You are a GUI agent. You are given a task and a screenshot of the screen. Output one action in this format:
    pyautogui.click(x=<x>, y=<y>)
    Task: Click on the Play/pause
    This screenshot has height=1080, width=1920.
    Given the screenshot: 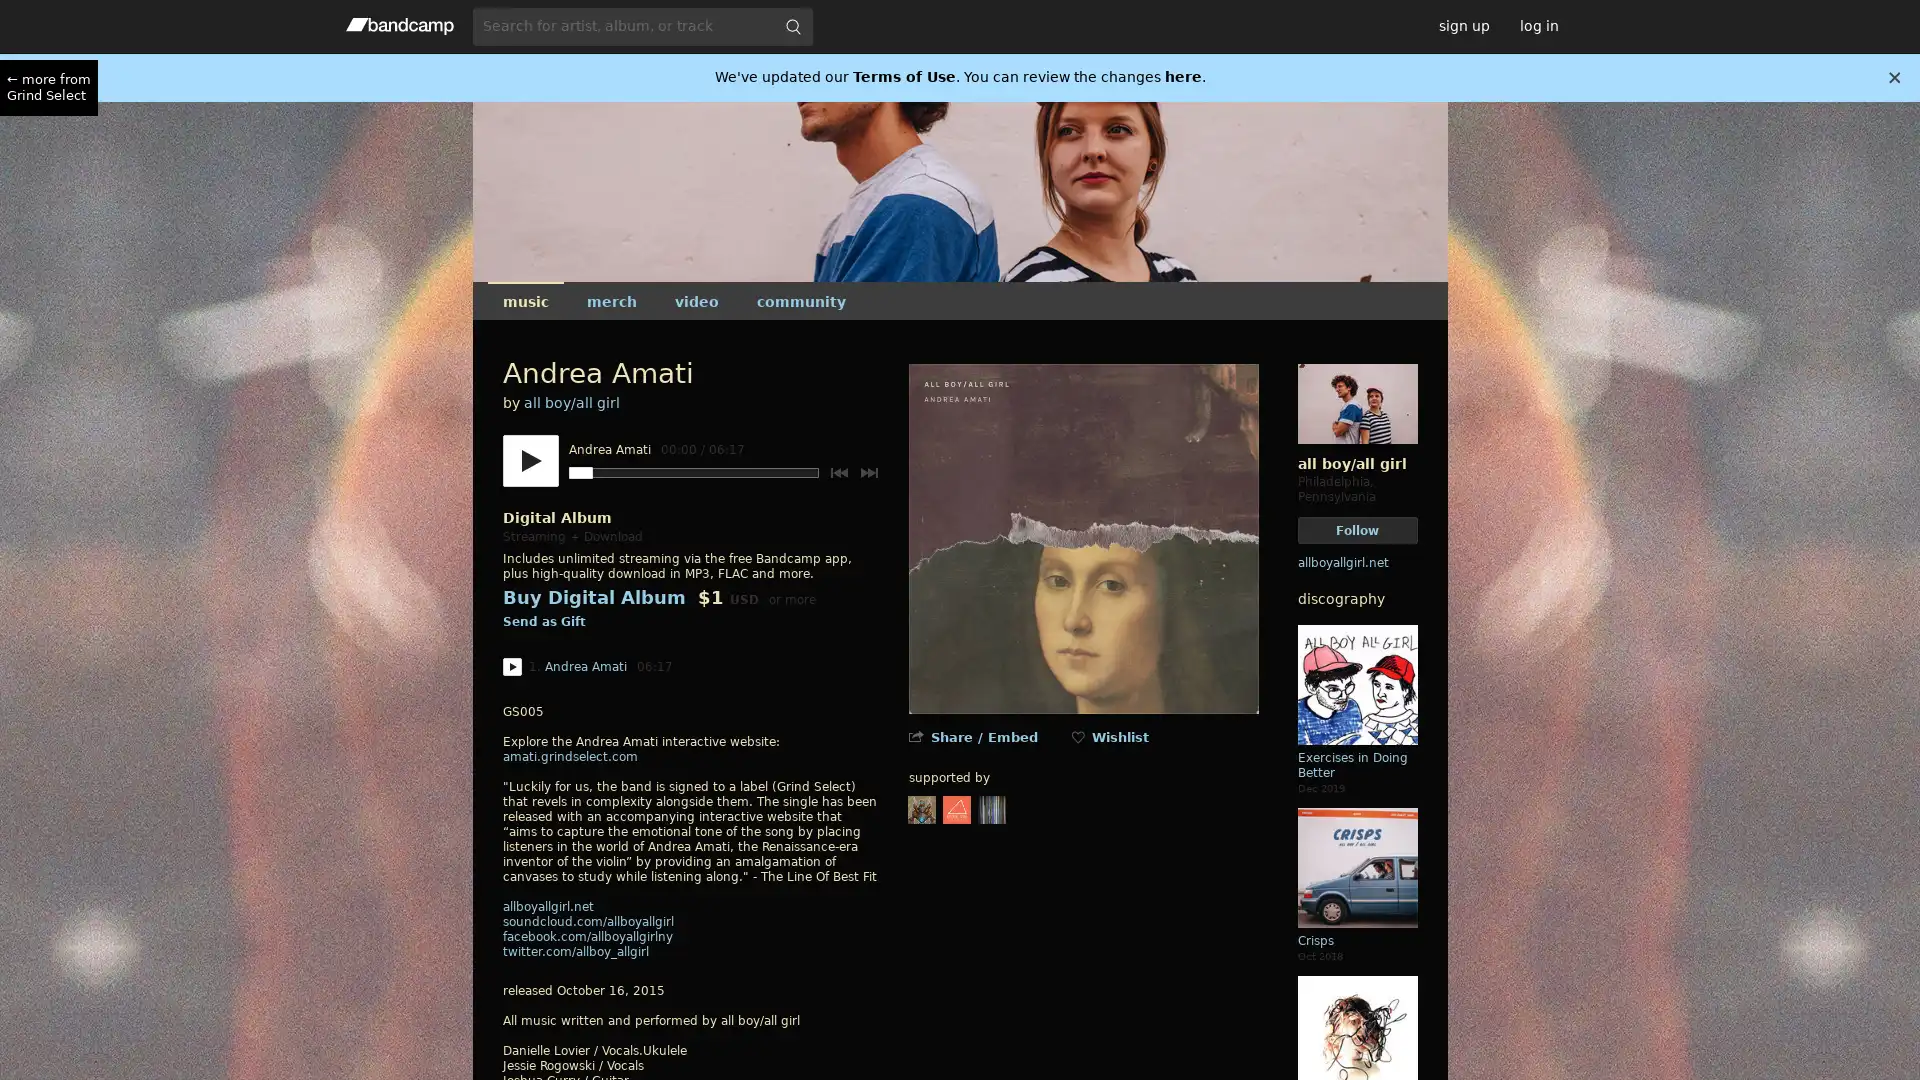 What is the action you would take?
    pyautogui.click(x=529, y=461)
    